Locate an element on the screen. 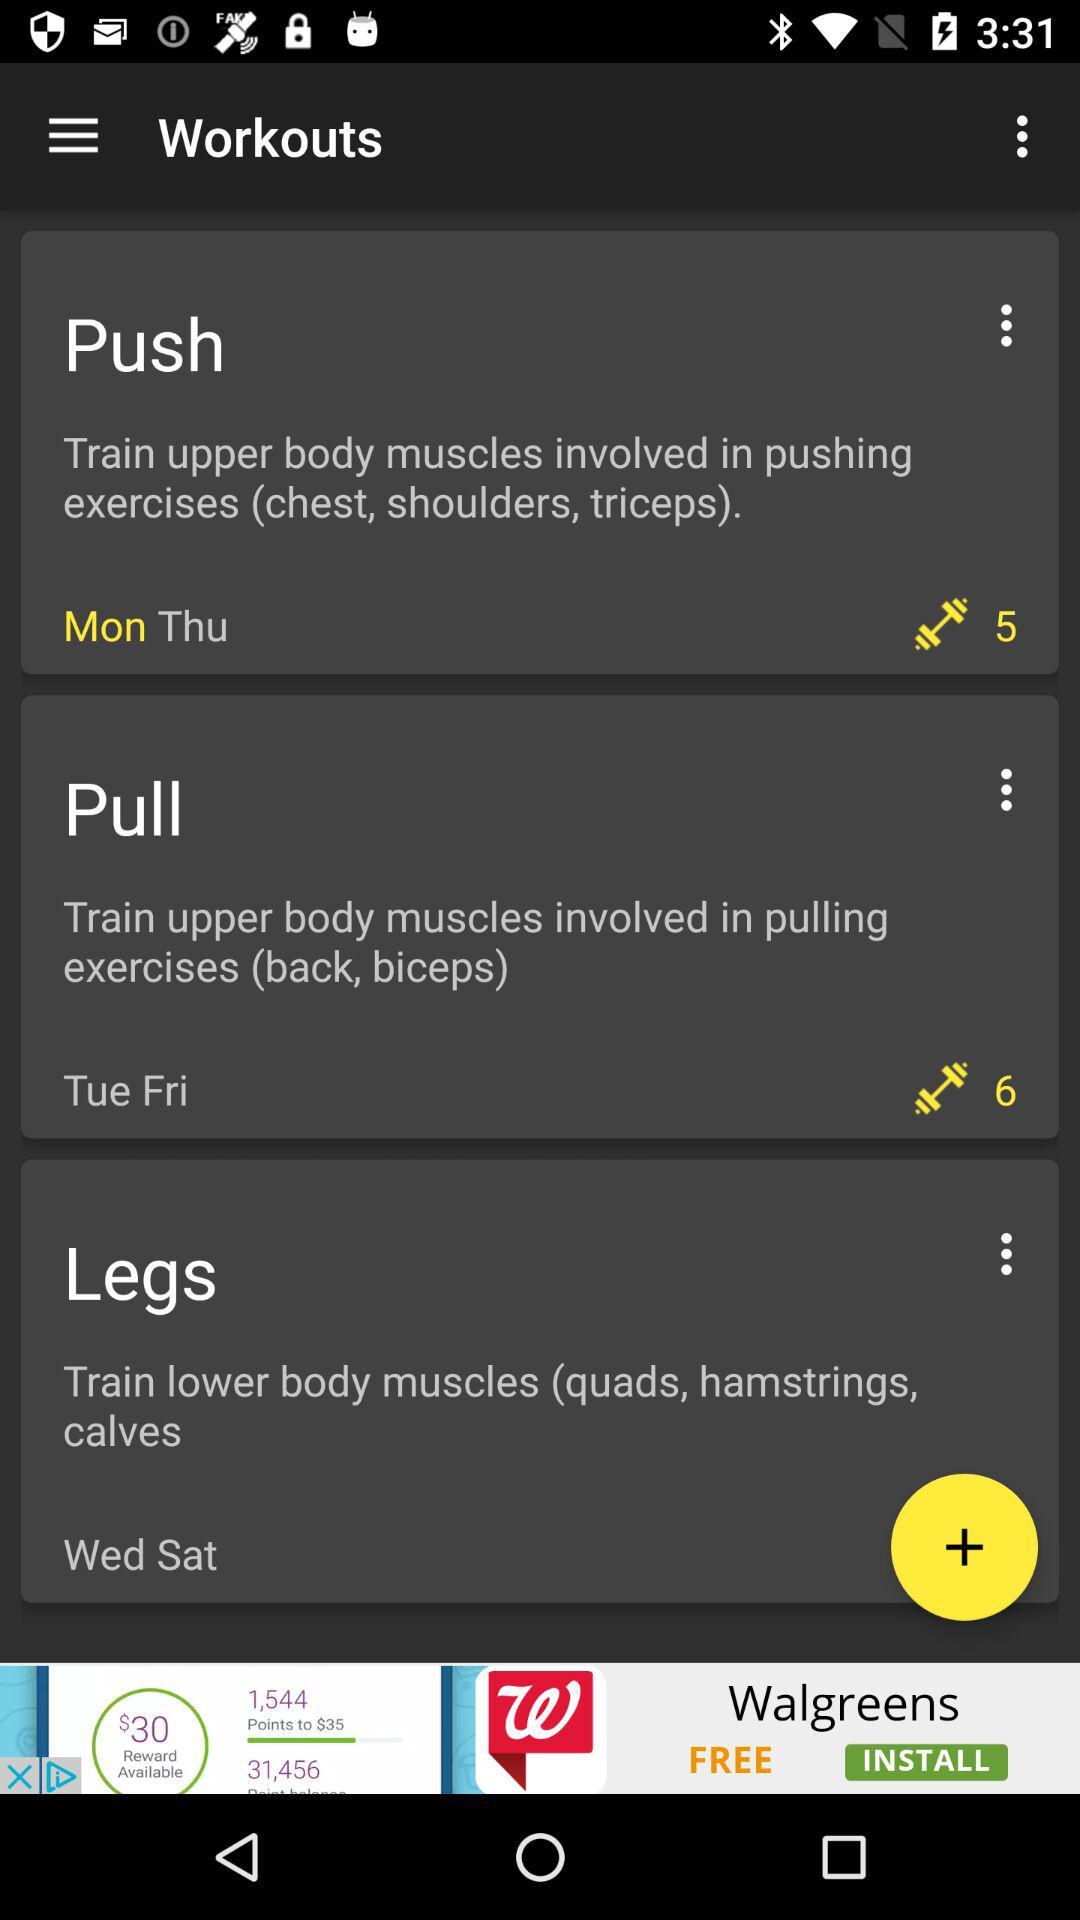 The image size is (1080, 1920). advertisement is located at coordinates (540, 1727).